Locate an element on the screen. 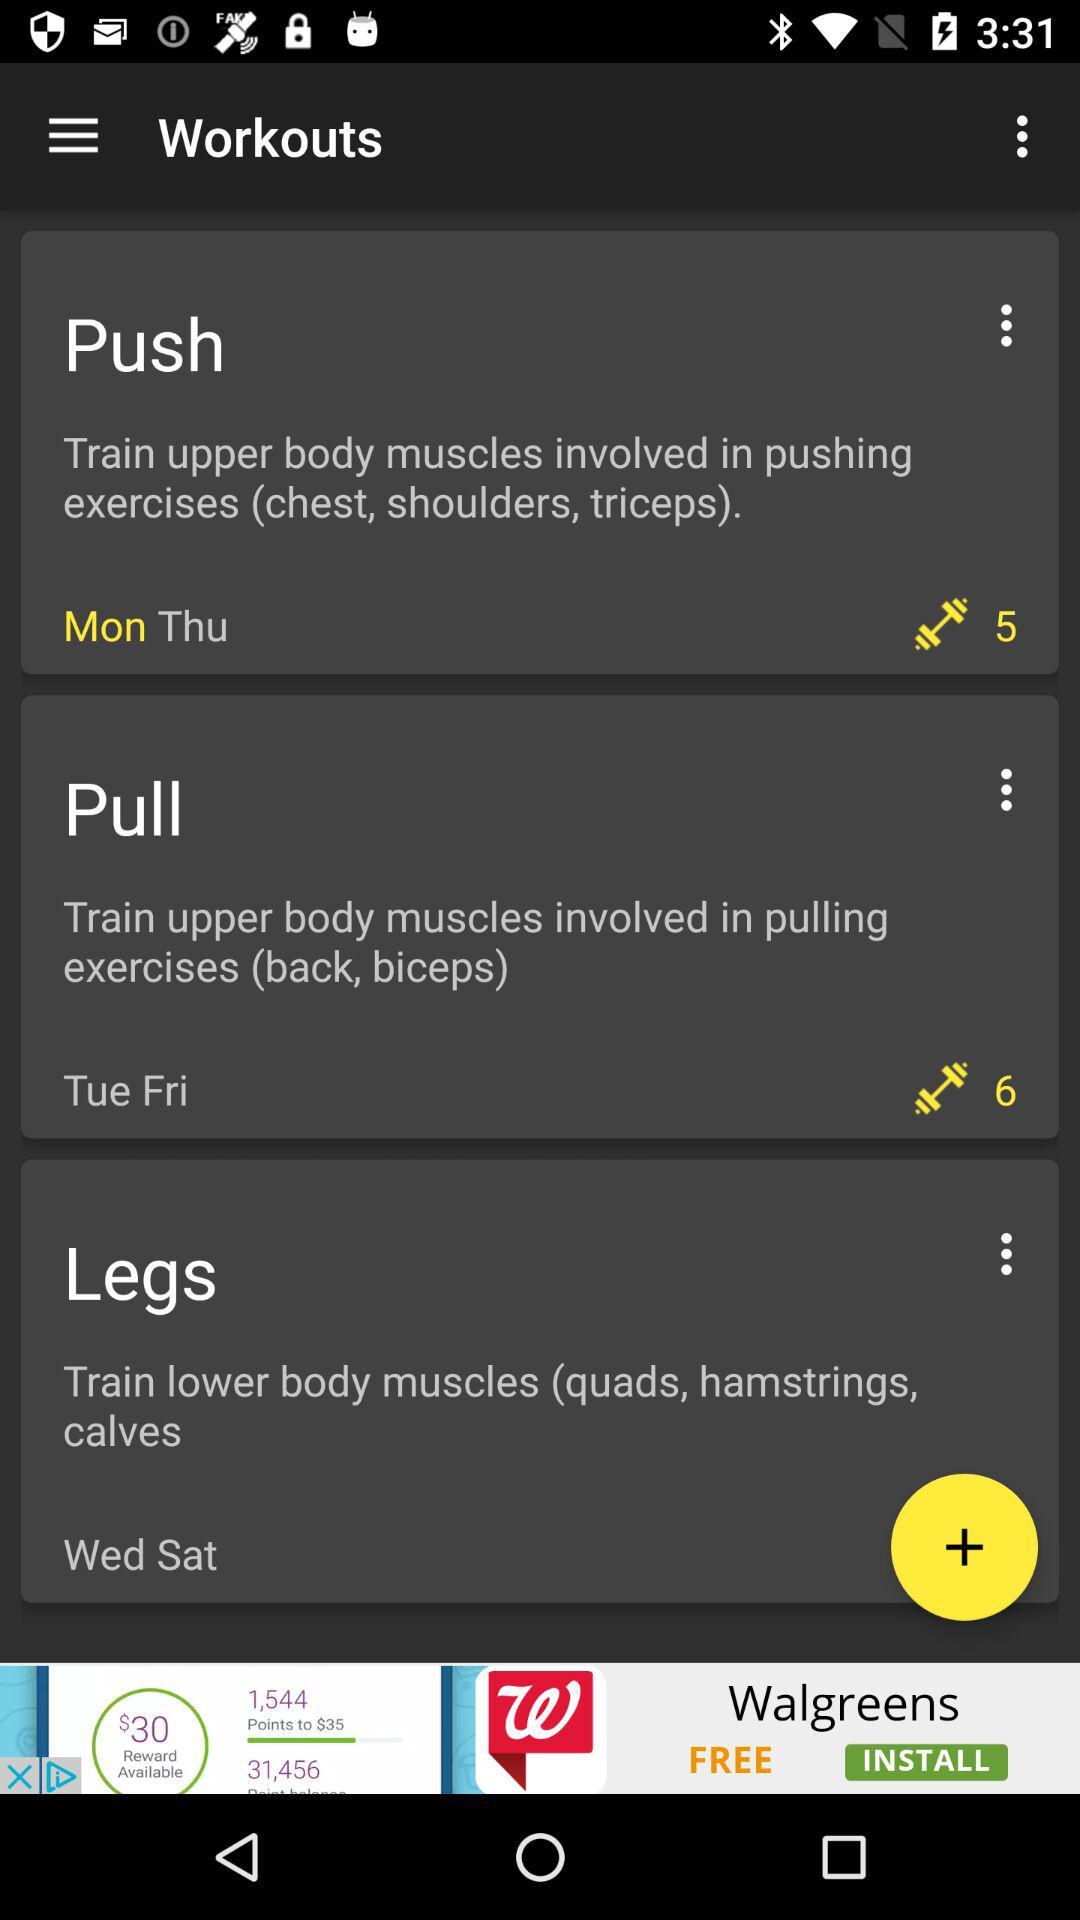 The image size is (1080, 1920). advertisement is located at coordinates (540, 1727).